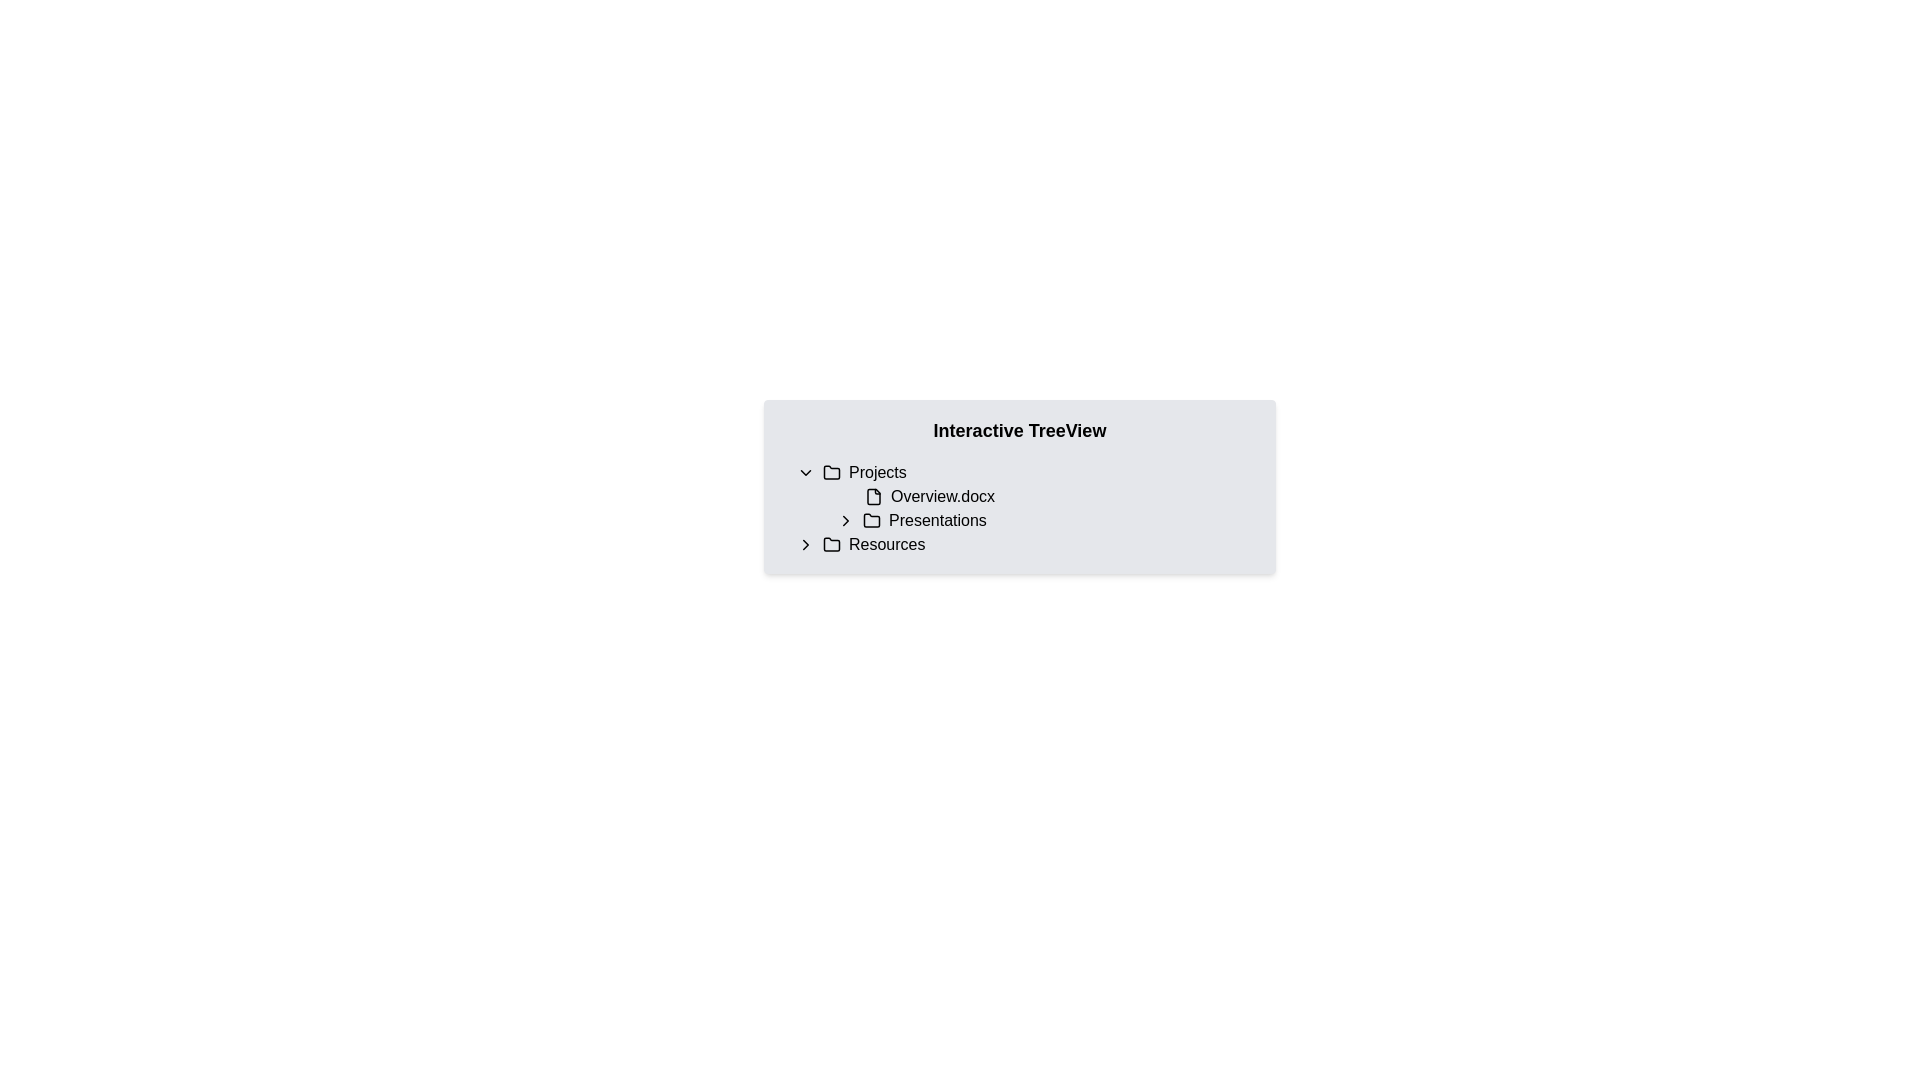 This screenshot has height=1080, width=1920. Describe the element at coordinates (1040, 519) in the screenshot. I see `the TreeView Item named 'Presentations', which is the second entry under the 'Projects' node in the tree view` at that location.